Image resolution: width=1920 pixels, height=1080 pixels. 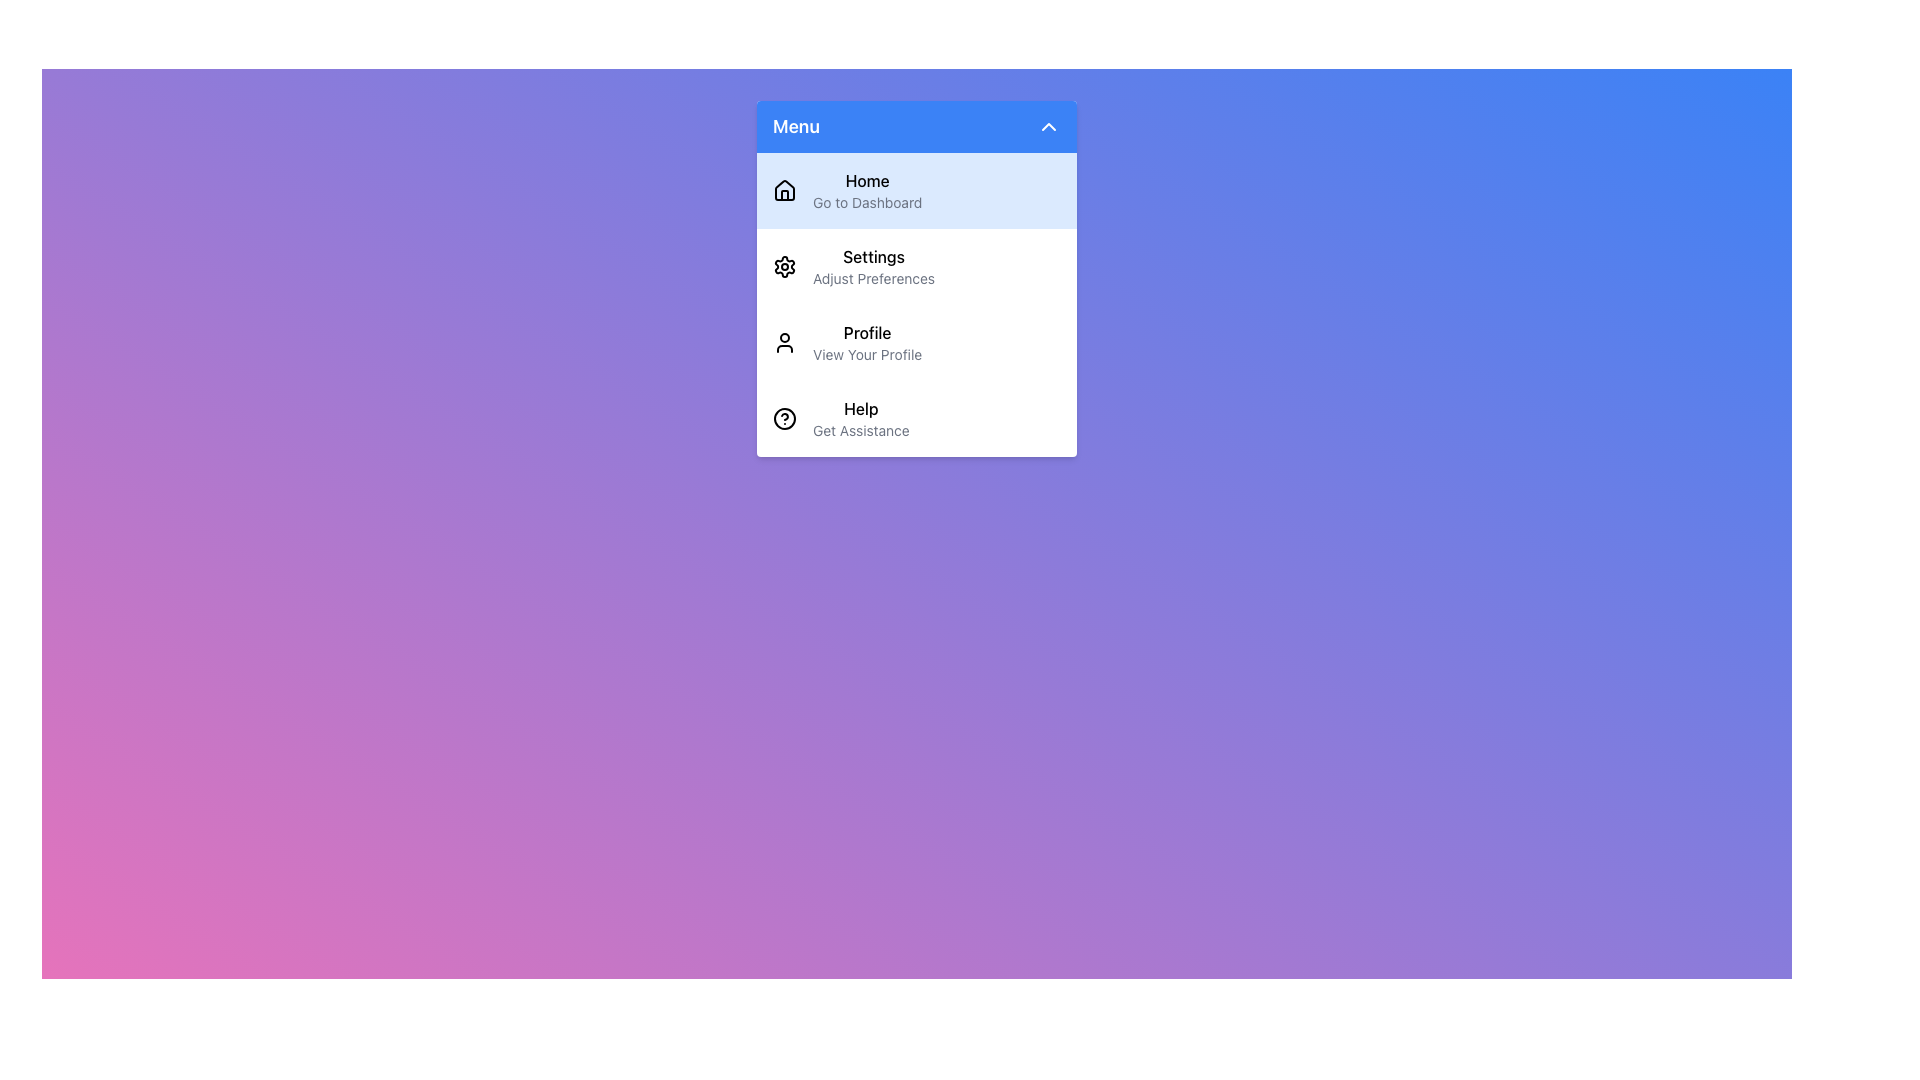 I want to click on the descriptive text label for the 'Profile' section, which is centered beneath the 'Profile' label in the menu, so click(x=867, y=353).